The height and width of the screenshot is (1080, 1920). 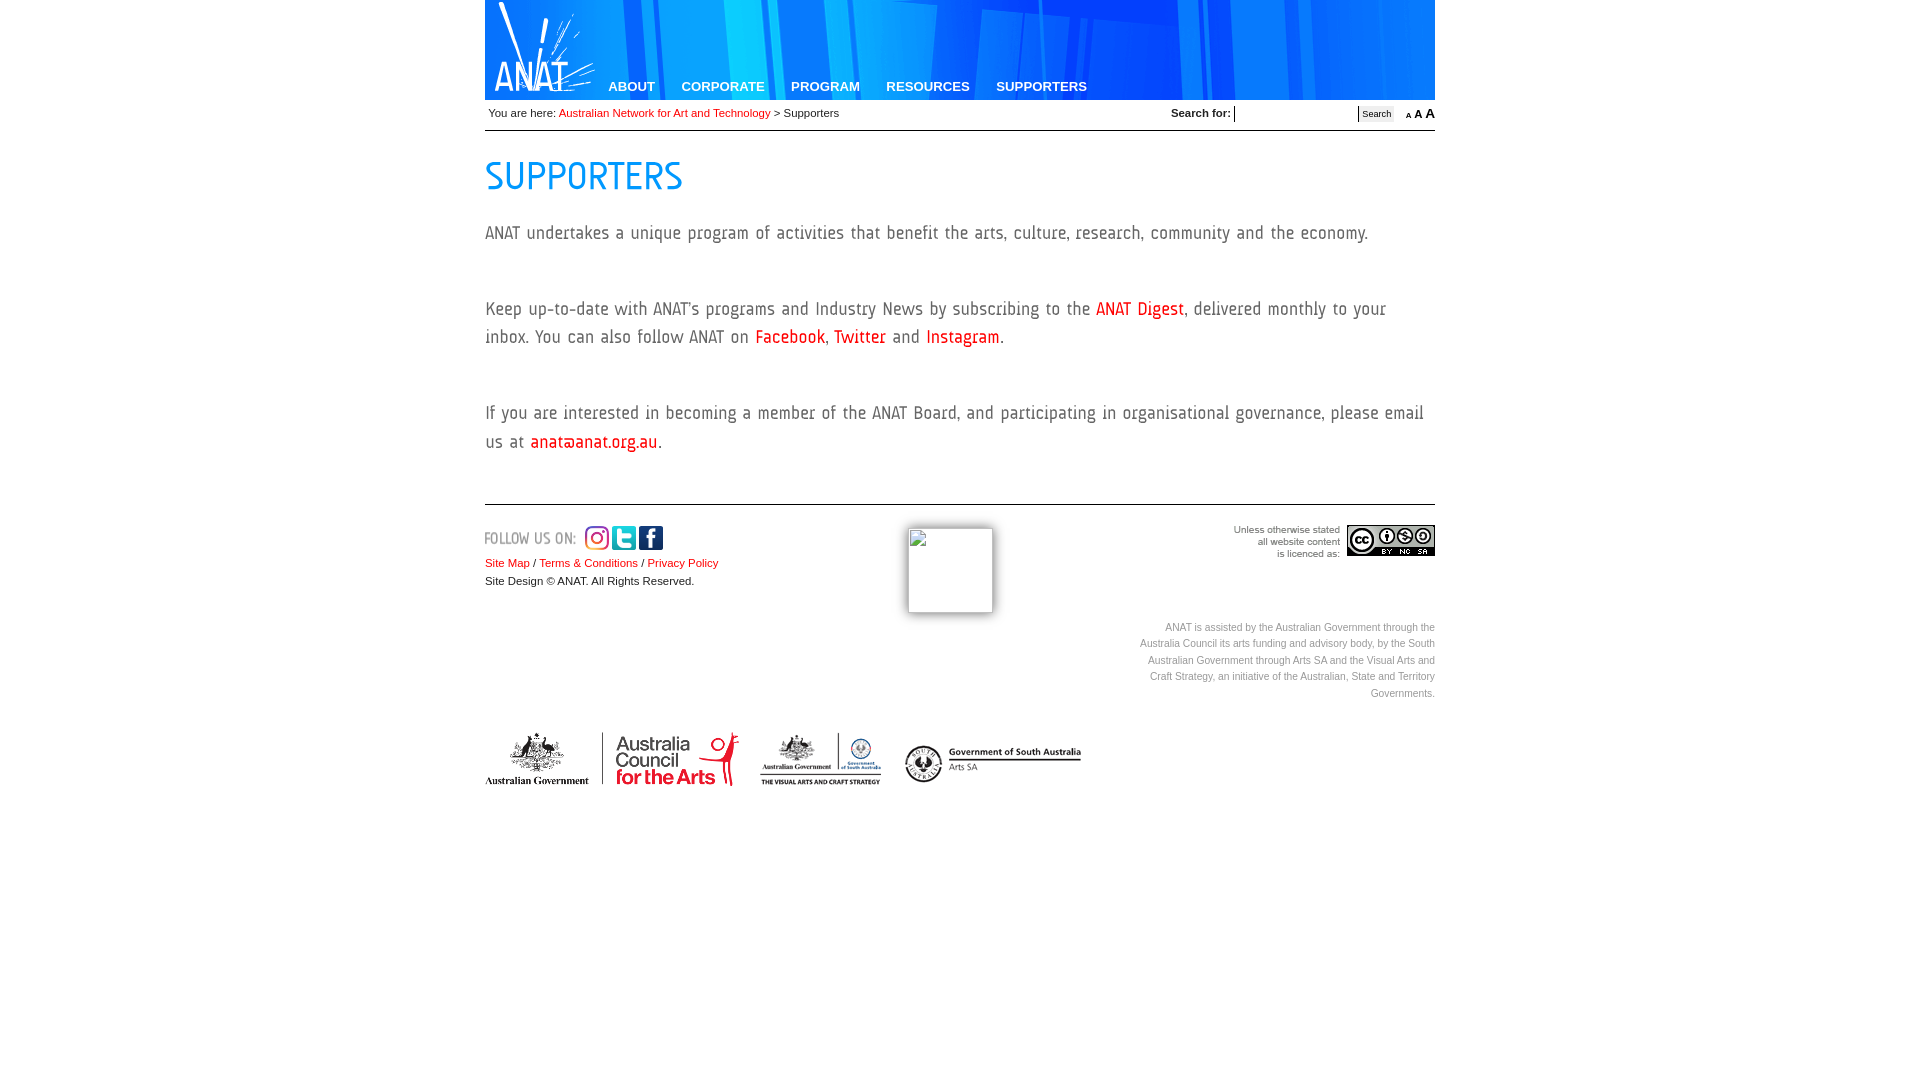 I want to click on 'Australian Network for Art and Technology', so click(x=665, y=112).